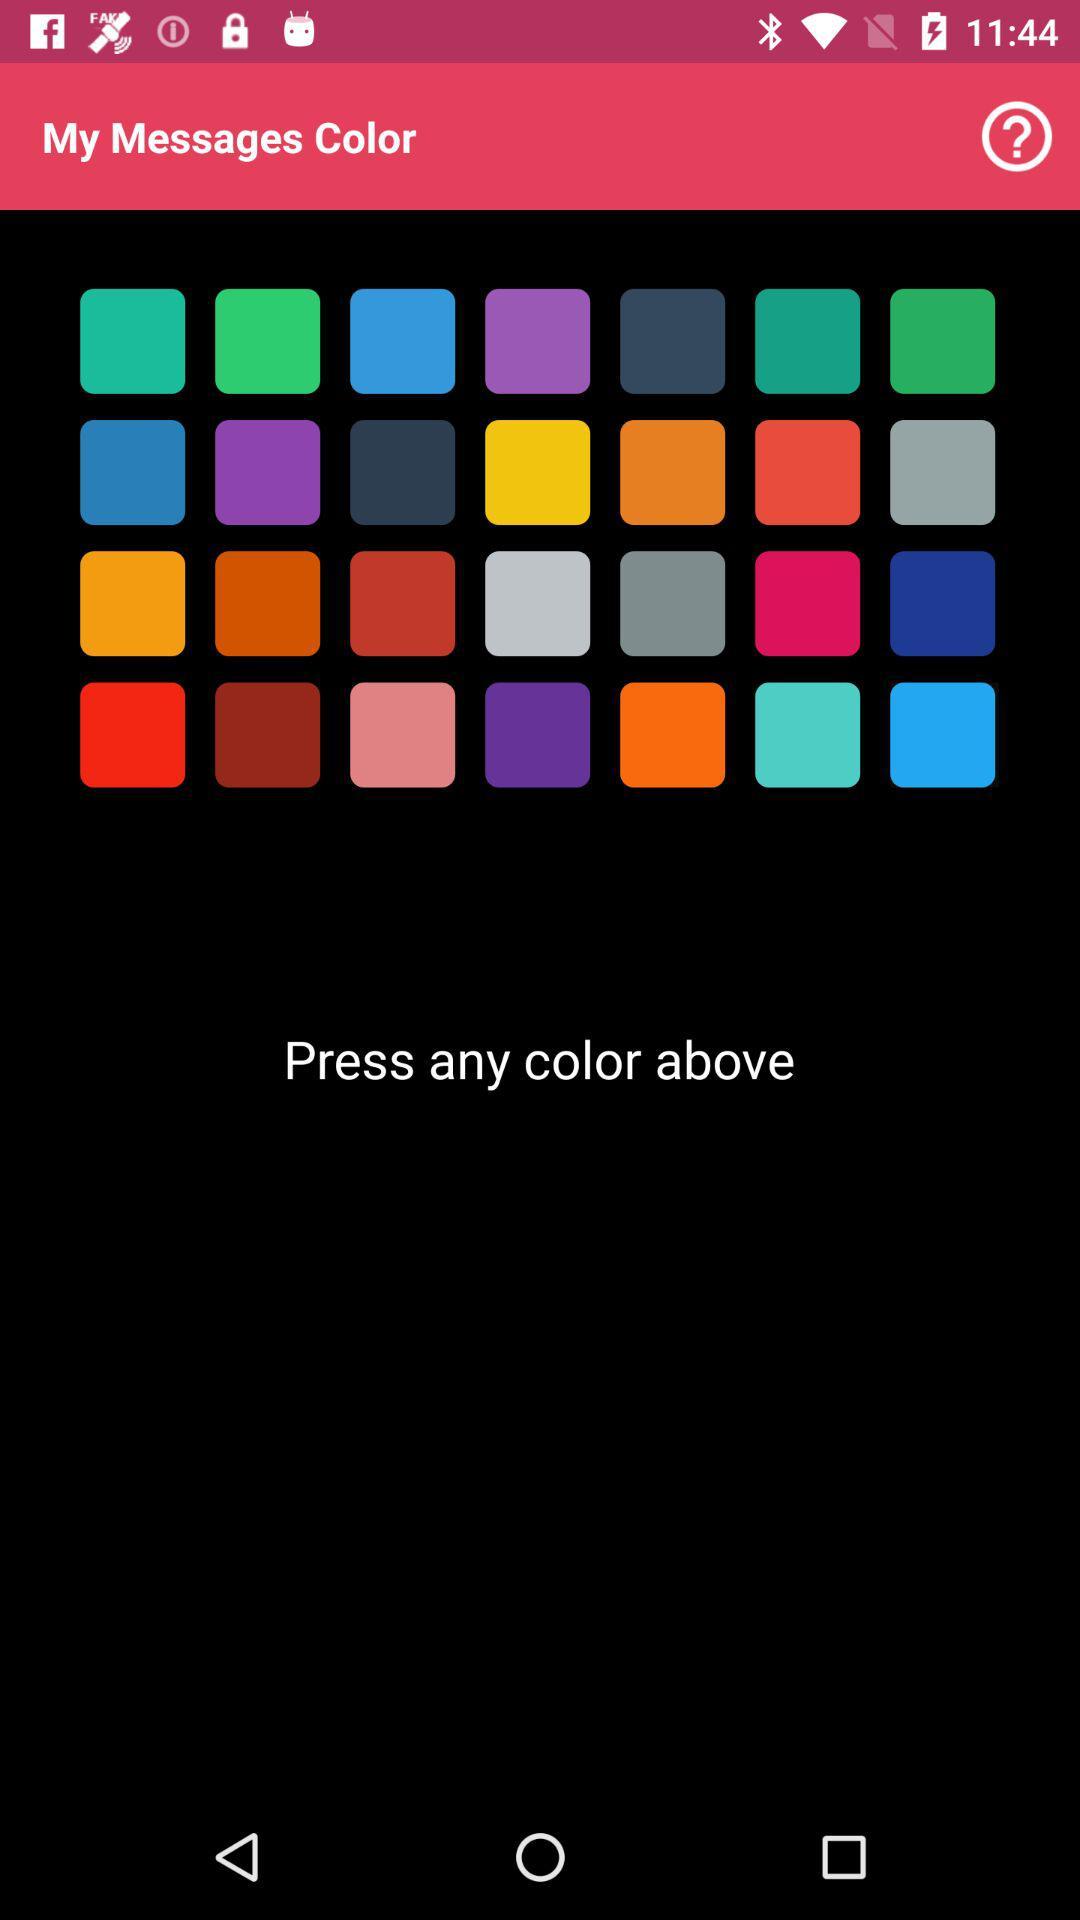 The height and width of the screenshot is (1920, 1080). Describe the element at coordinates (402, 734) in the screenshot. I see `the third square box in last row` at that location.